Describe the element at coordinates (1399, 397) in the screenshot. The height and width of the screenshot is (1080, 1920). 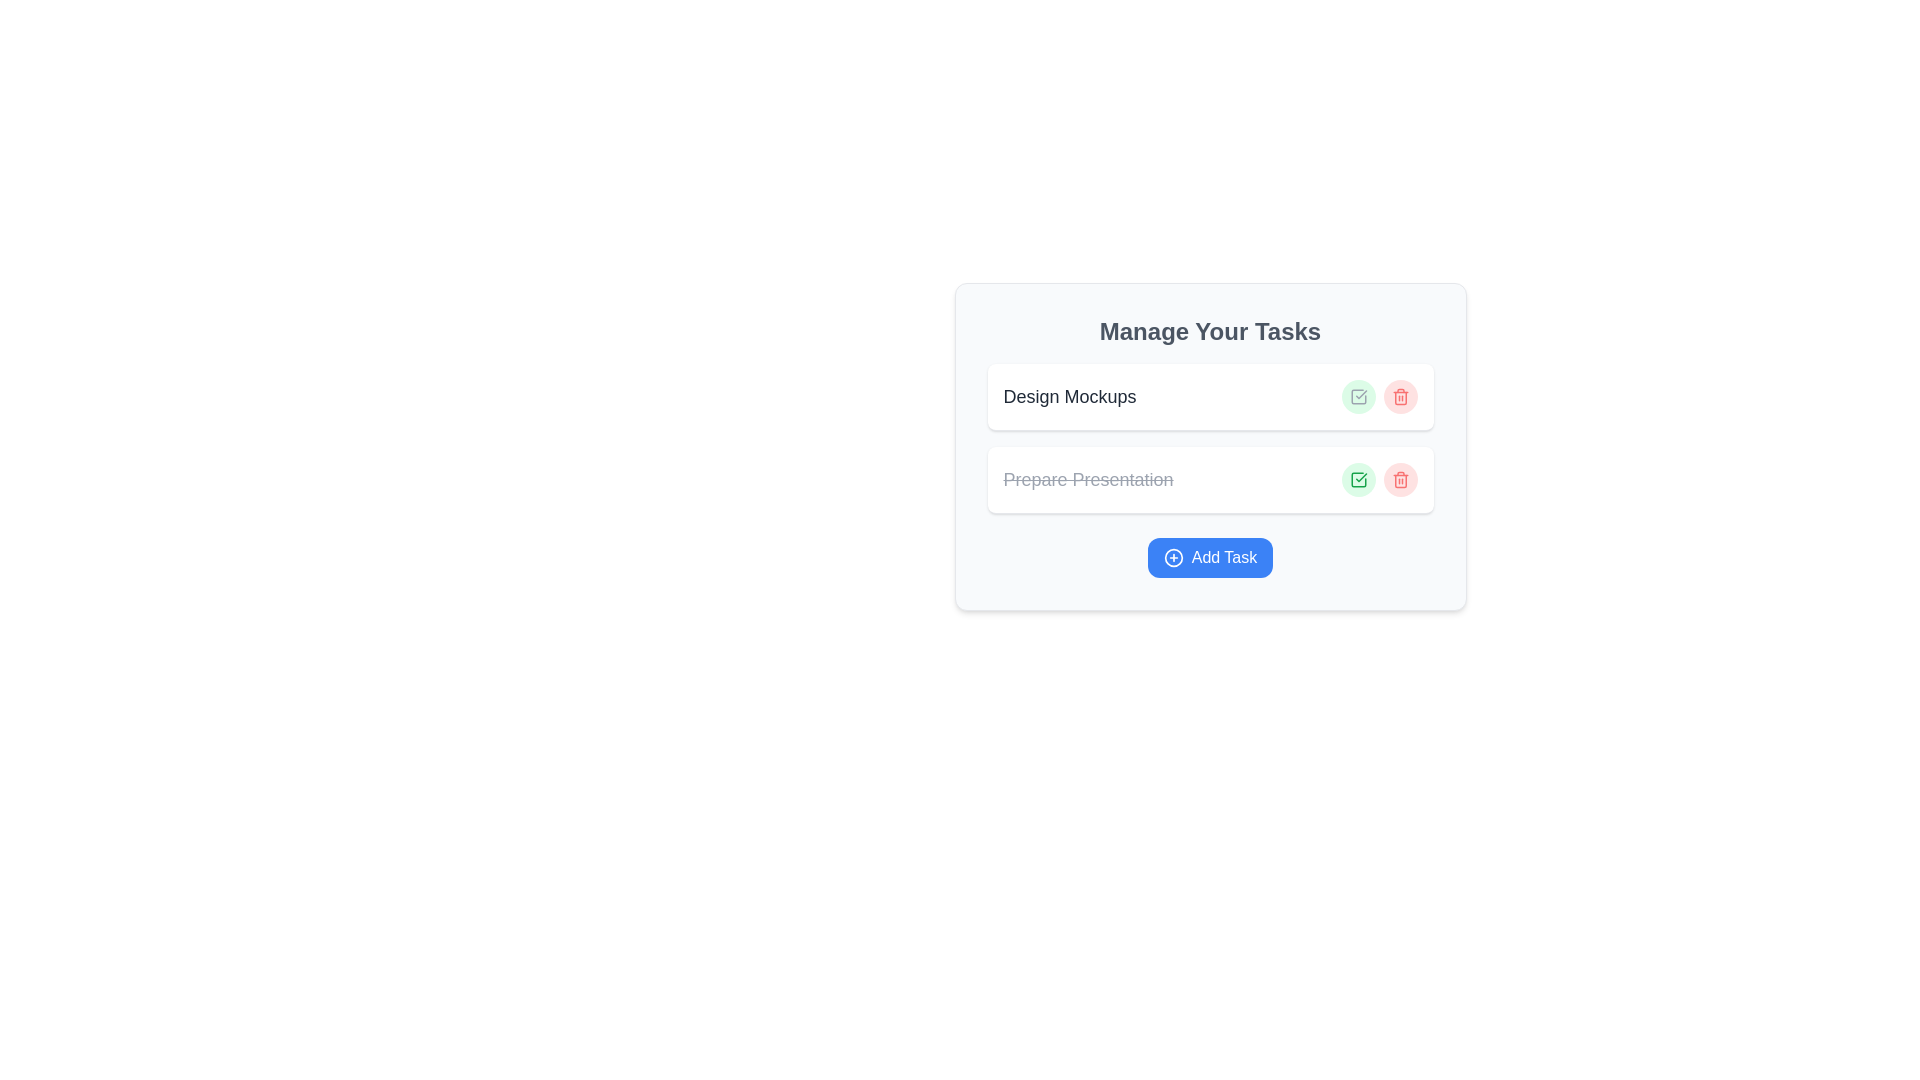
I see `the delete icon button for the 'Design Mockups' task` at that location.